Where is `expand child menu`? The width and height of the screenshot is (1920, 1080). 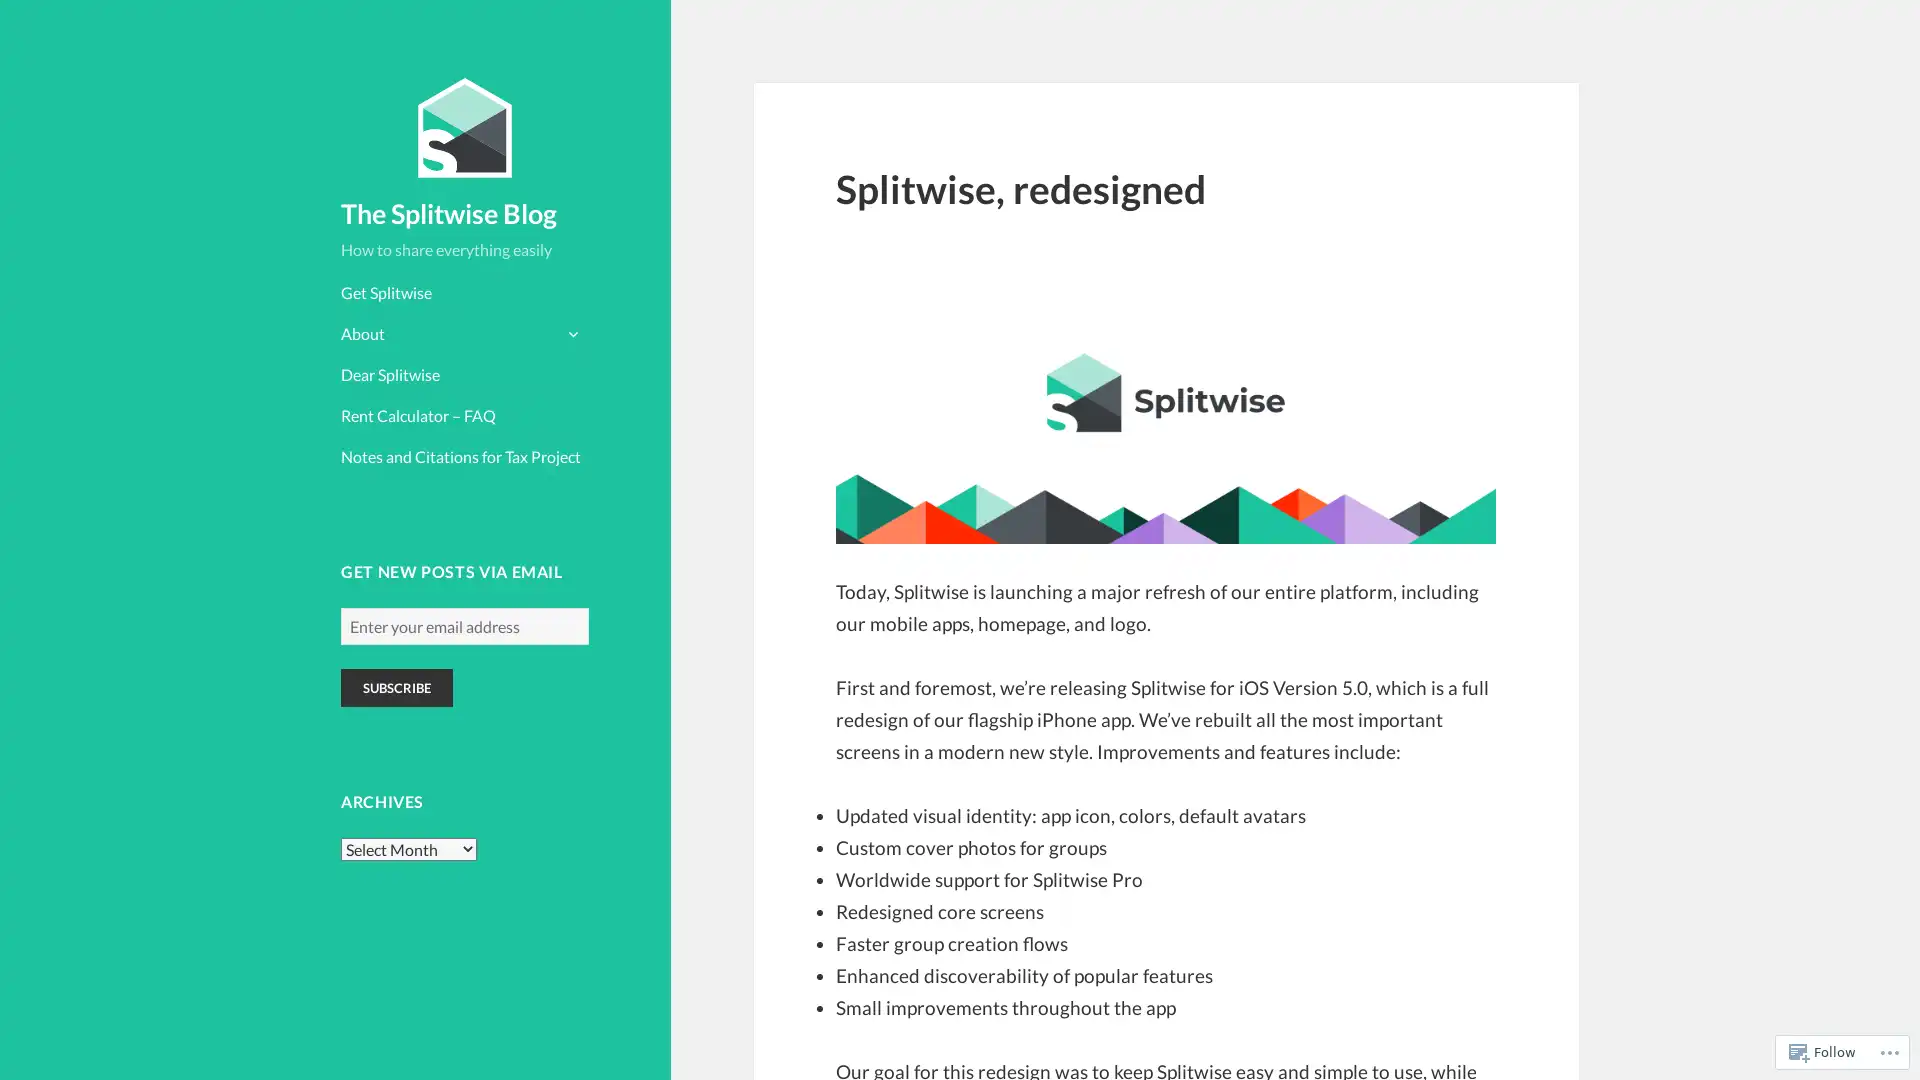
expand child menu is located at coordinates (570, 331).